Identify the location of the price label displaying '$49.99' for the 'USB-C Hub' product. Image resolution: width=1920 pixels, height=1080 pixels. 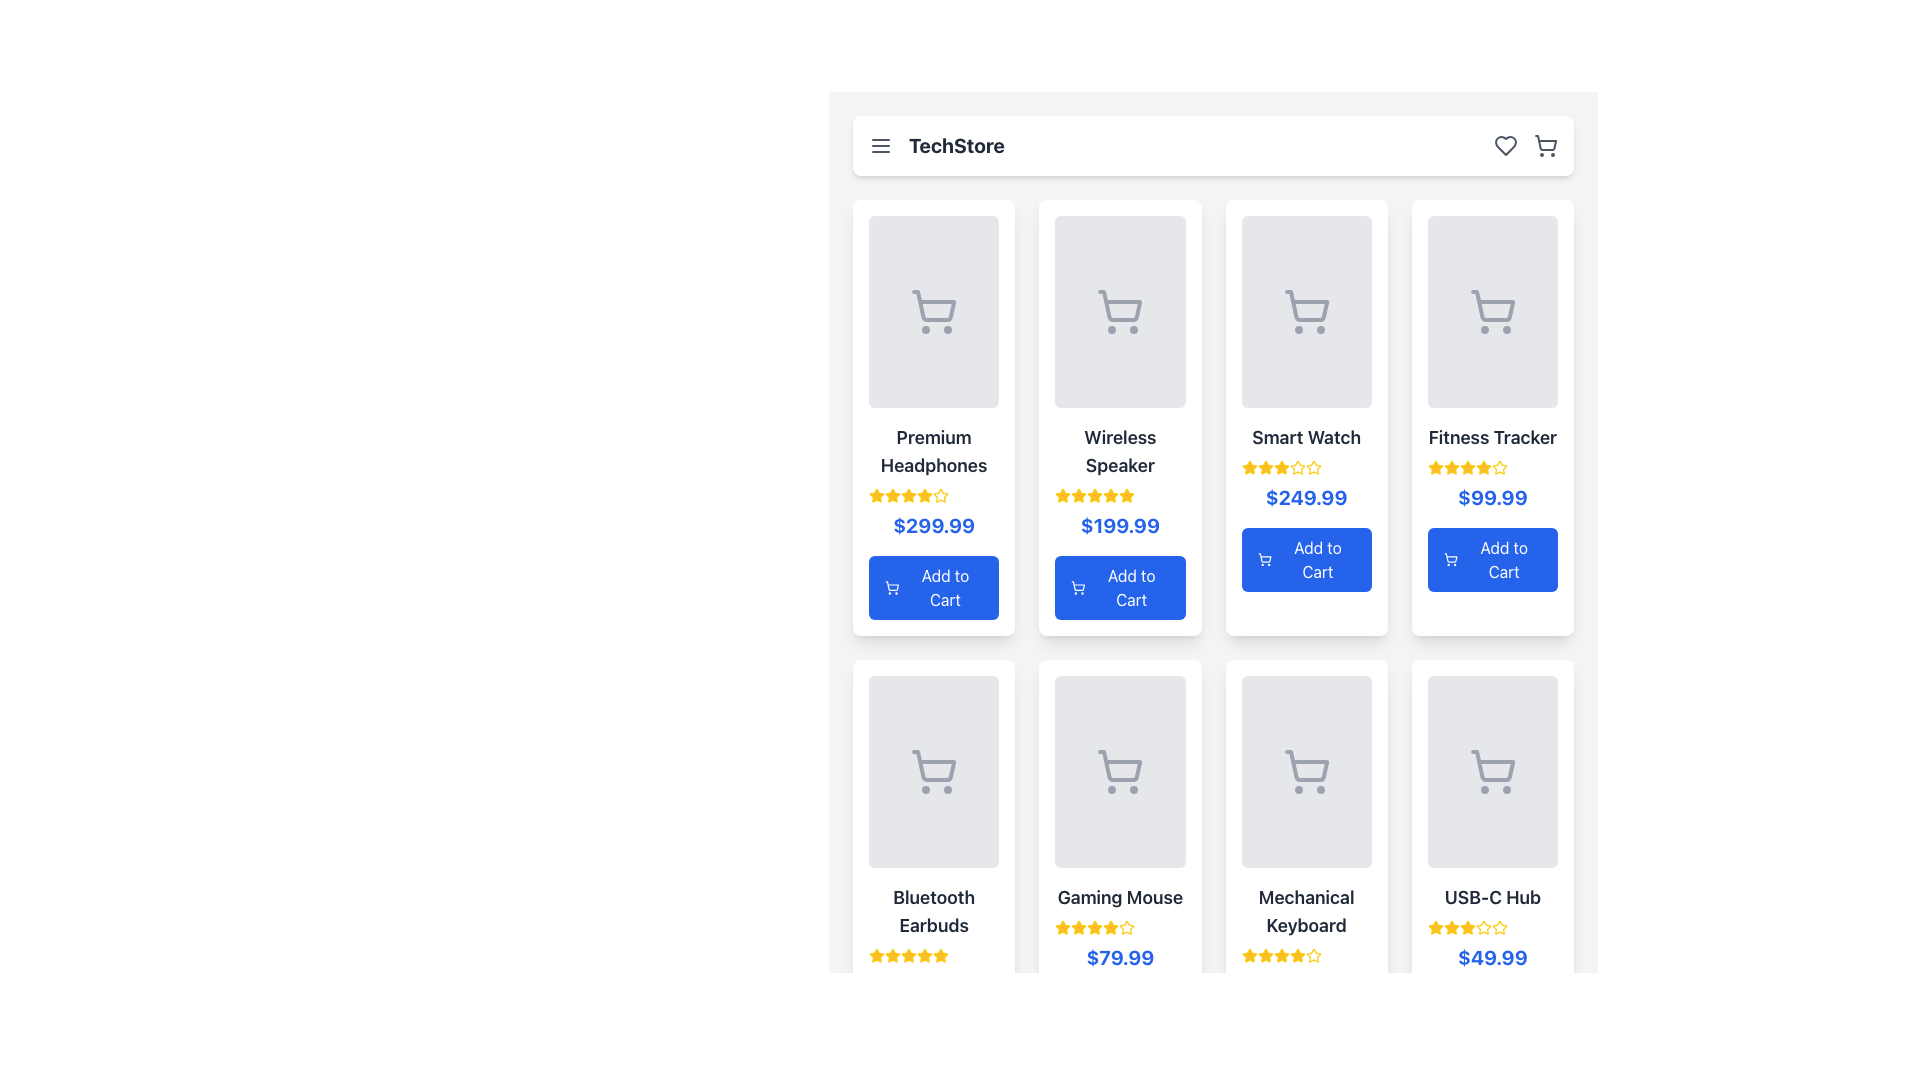
(1492, 956).